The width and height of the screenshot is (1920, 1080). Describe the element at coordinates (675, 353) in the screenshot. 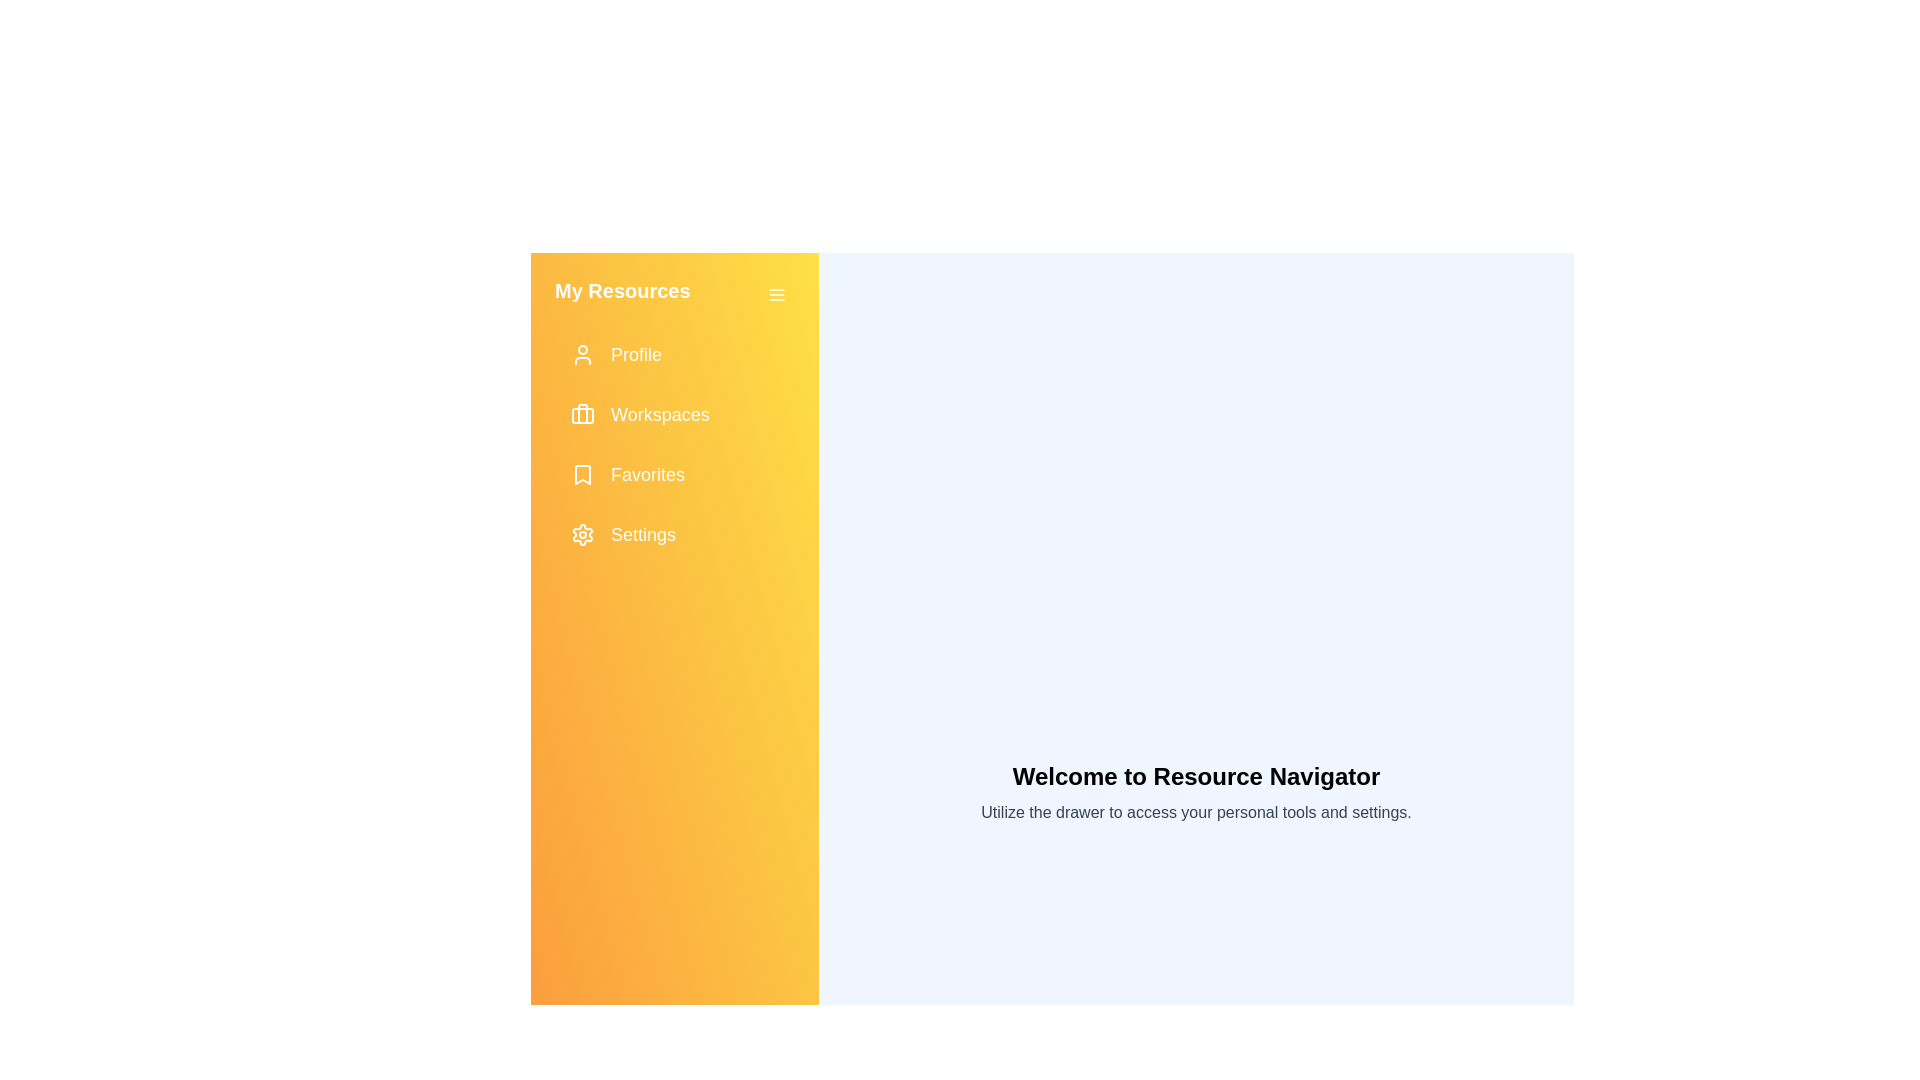

I see `the 'Profile' button in the navigation drawer` at that location.